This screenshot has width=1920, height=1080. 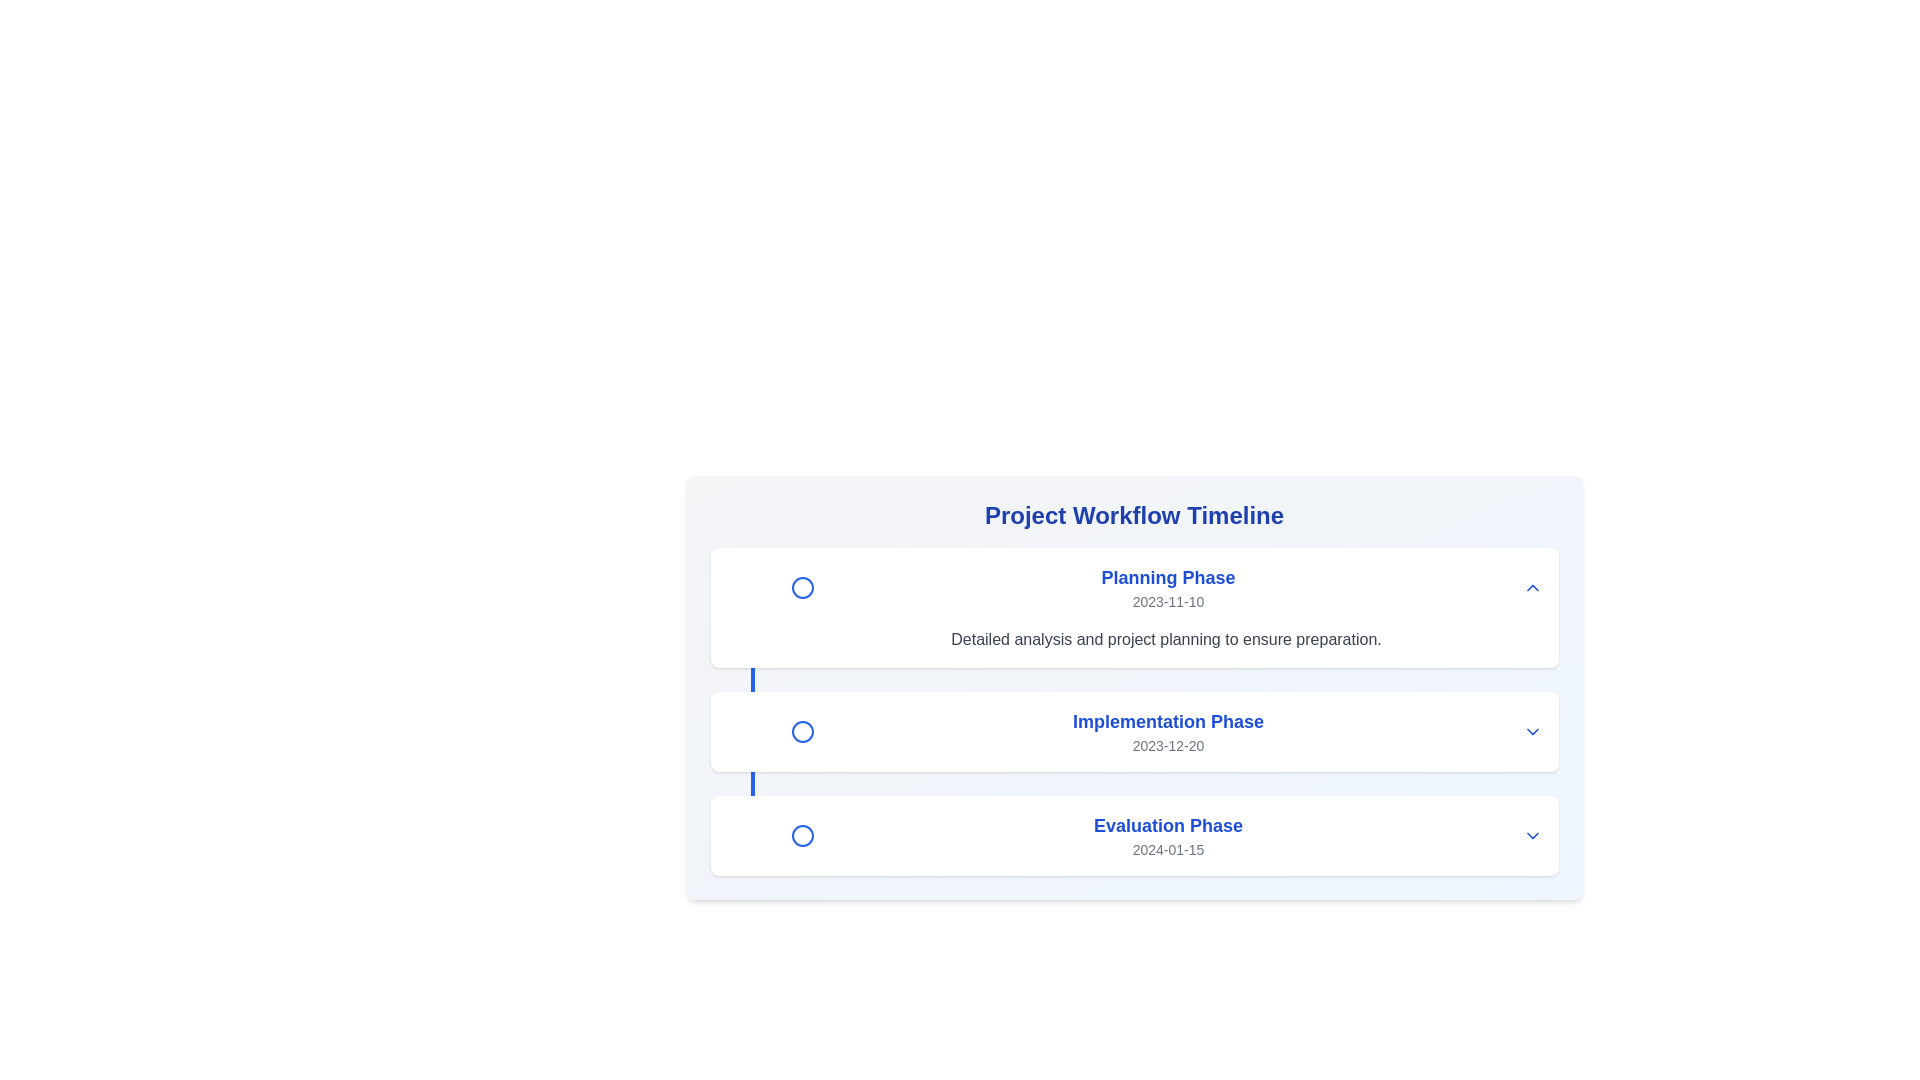 What do you see at coordinates (802, 836) in the screenshot?
I see `the decorative blue circular outline next to the 'Evaluation Phase' on the vertical timeline` at bounding box center [802, 836].